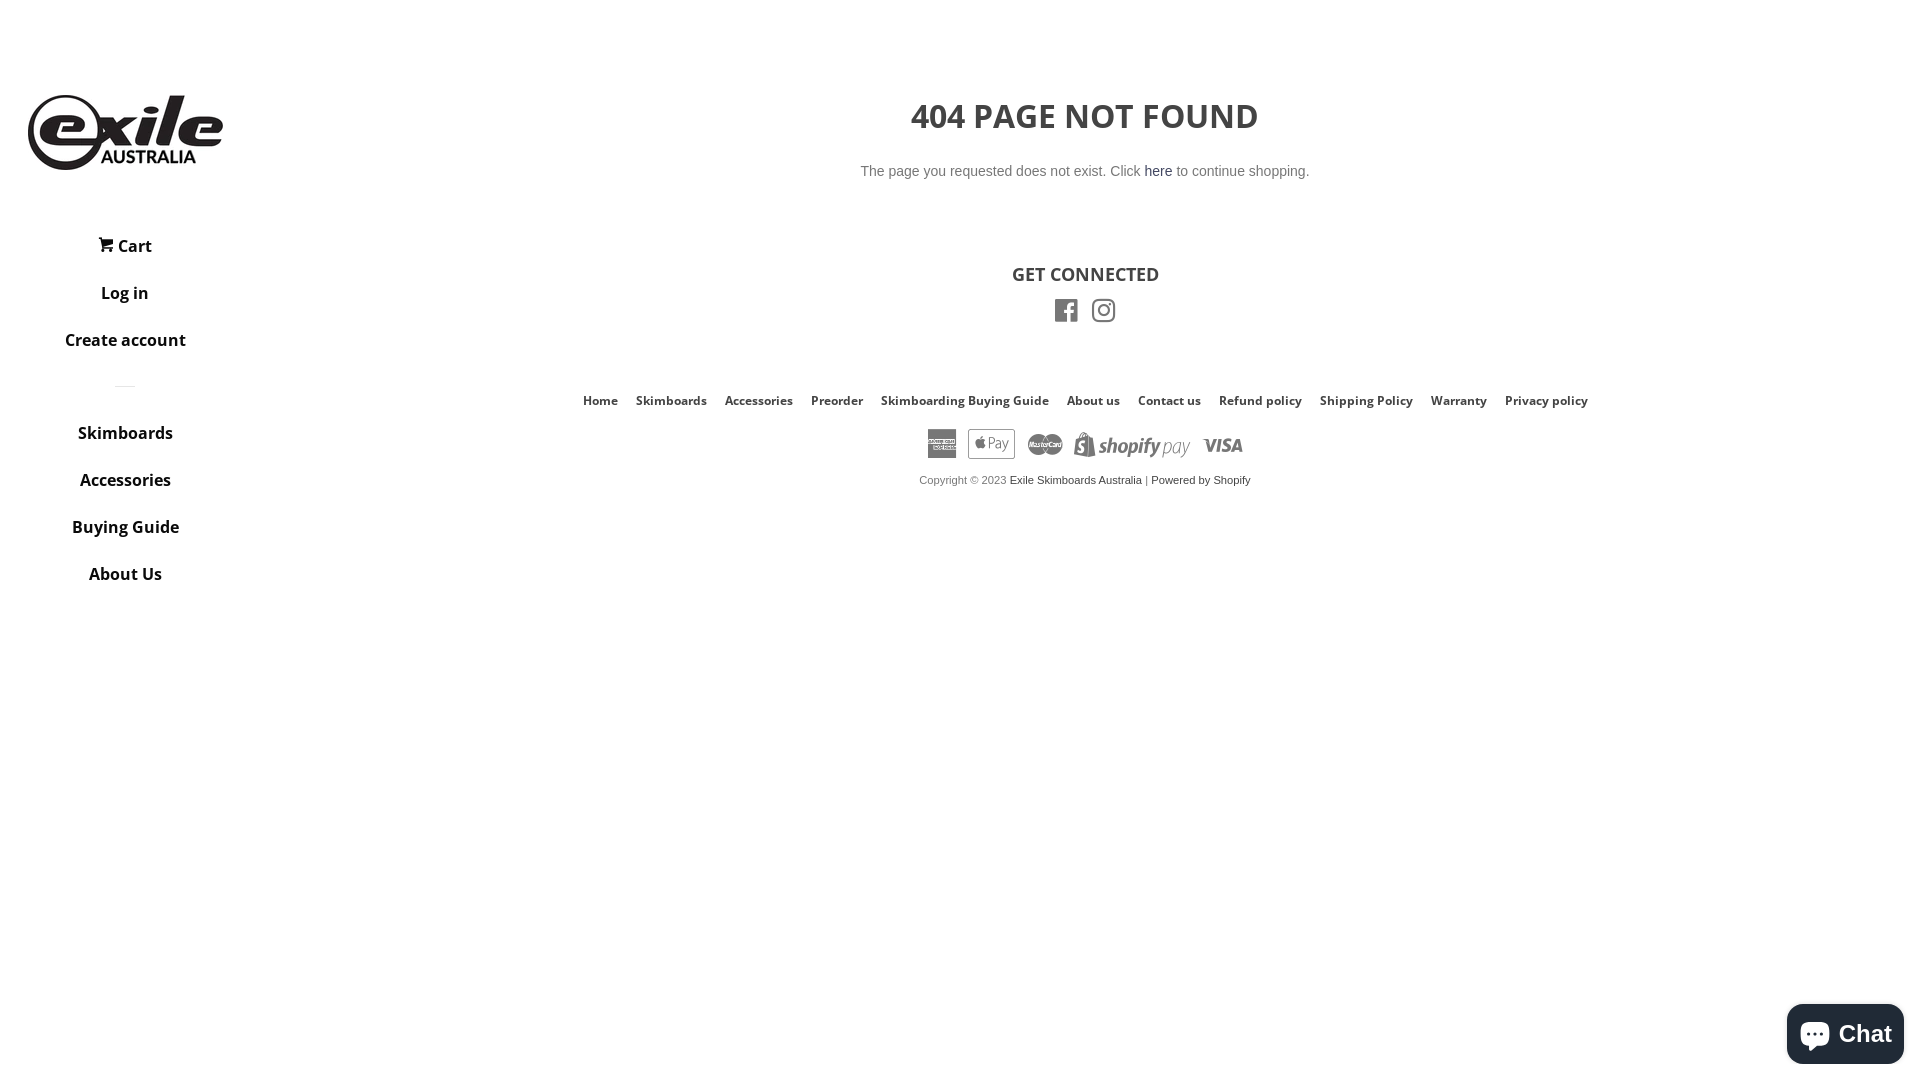 The height and width of the screenshot is (1080, 1920). Describe the element at coordinates (1169, 400) in the screenshot. I see `'Contact us'` at that location.